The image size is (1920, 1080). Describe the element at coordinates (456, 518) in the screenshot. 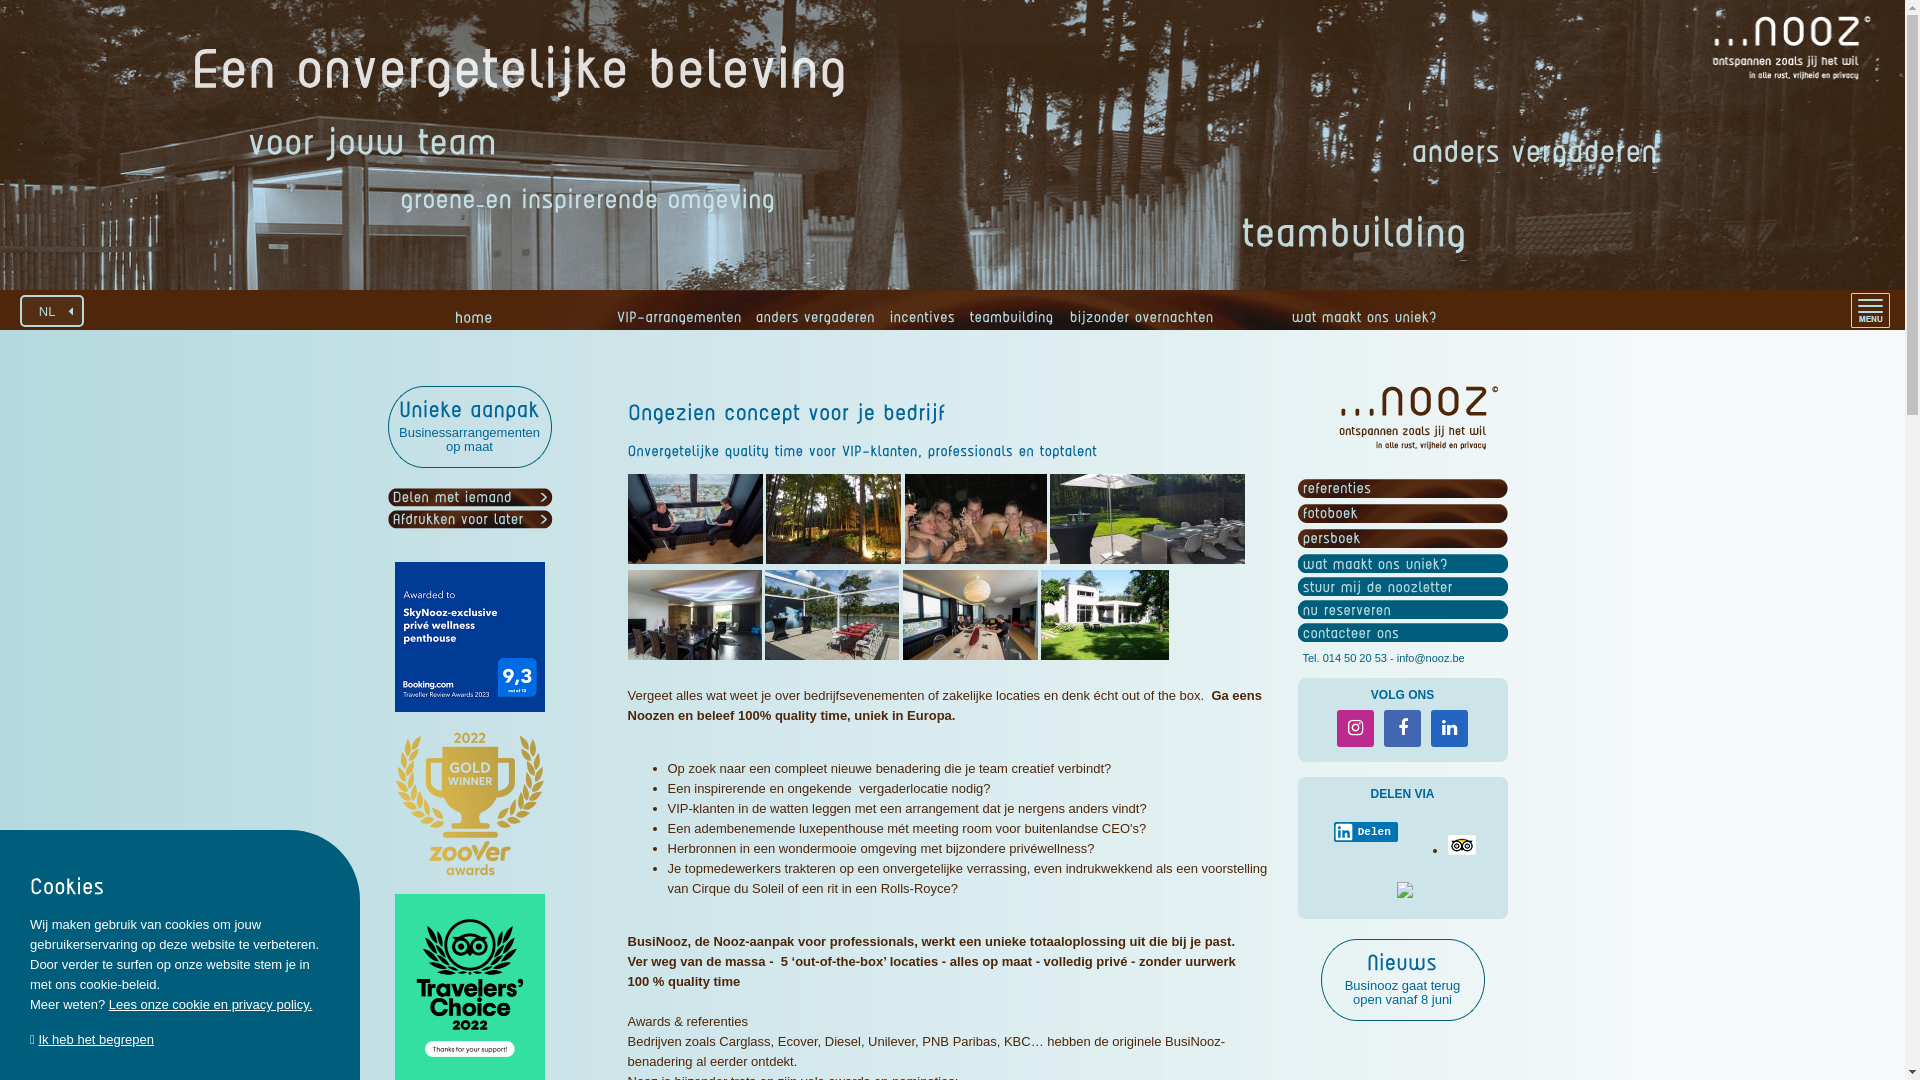

I see `'Afdrukken voor later'` at that location.